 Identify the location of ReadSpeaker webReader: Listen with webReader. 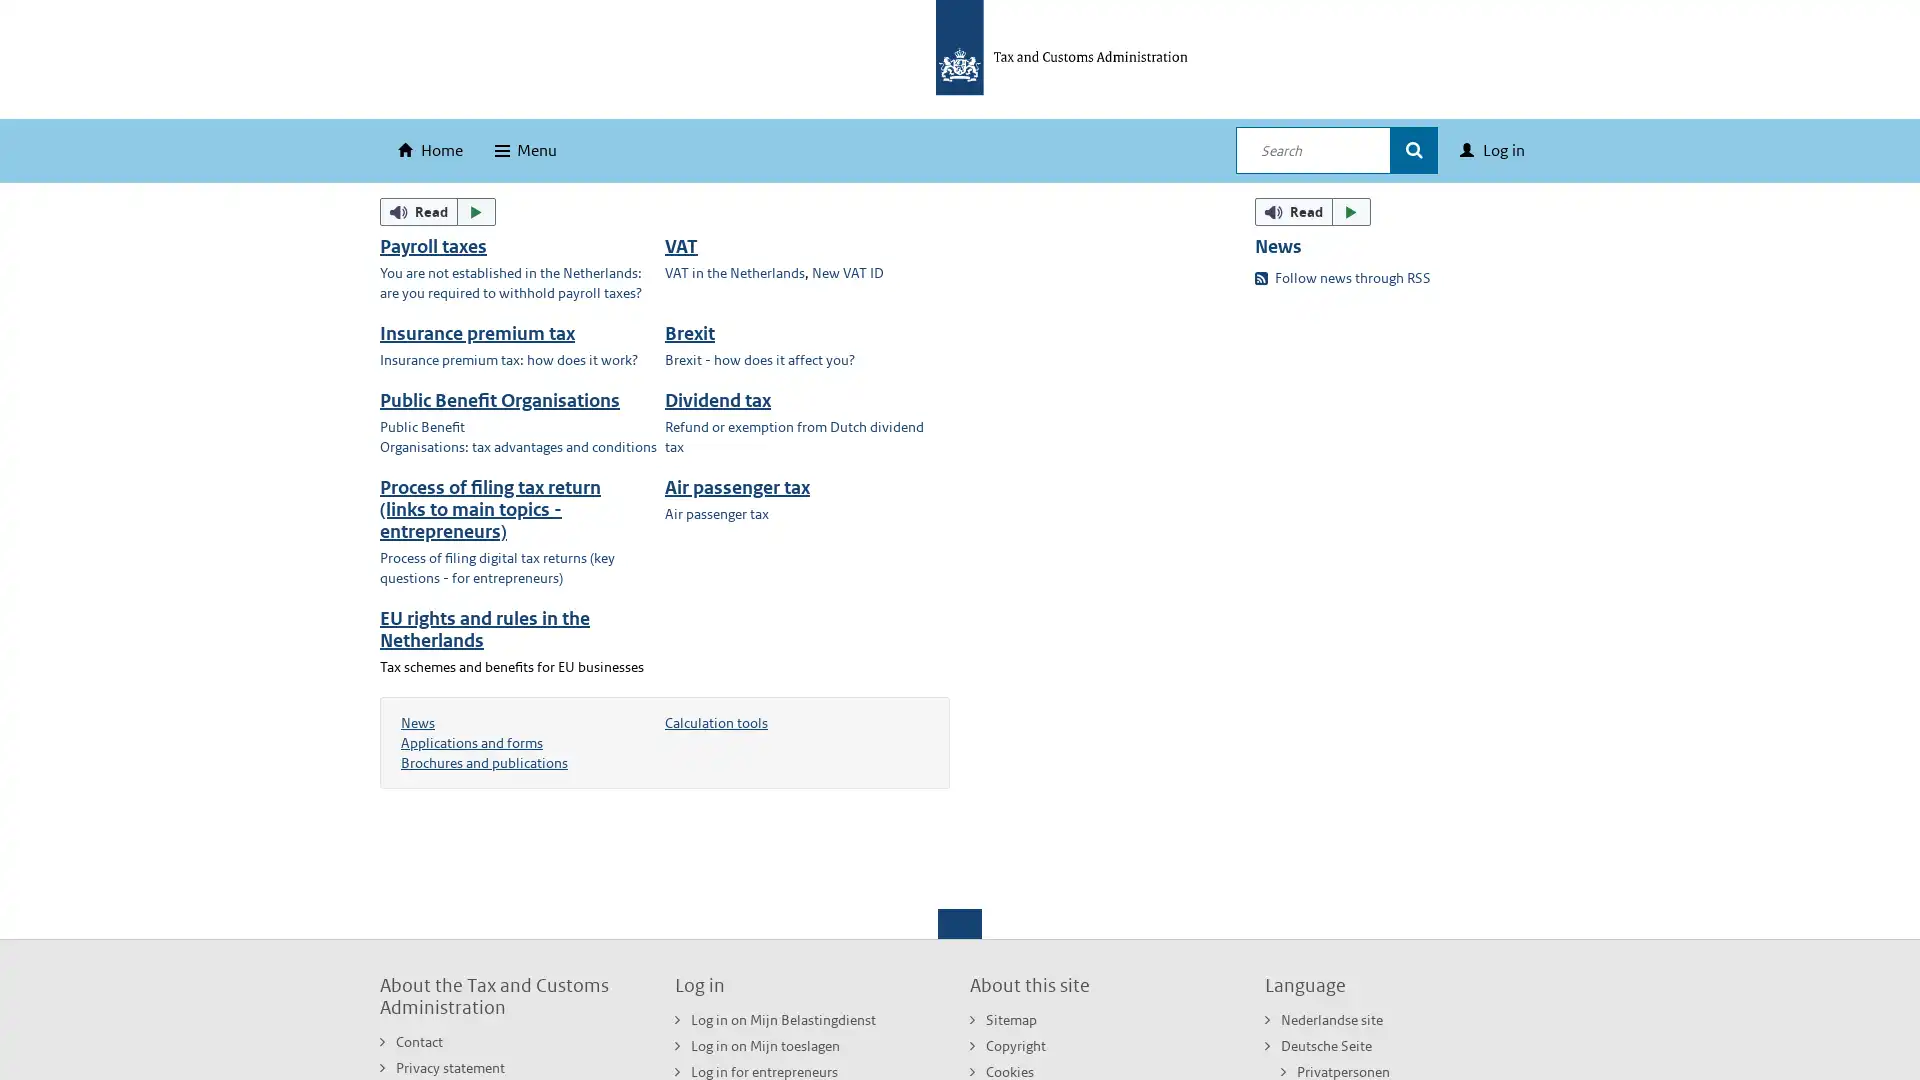
(436, 212).